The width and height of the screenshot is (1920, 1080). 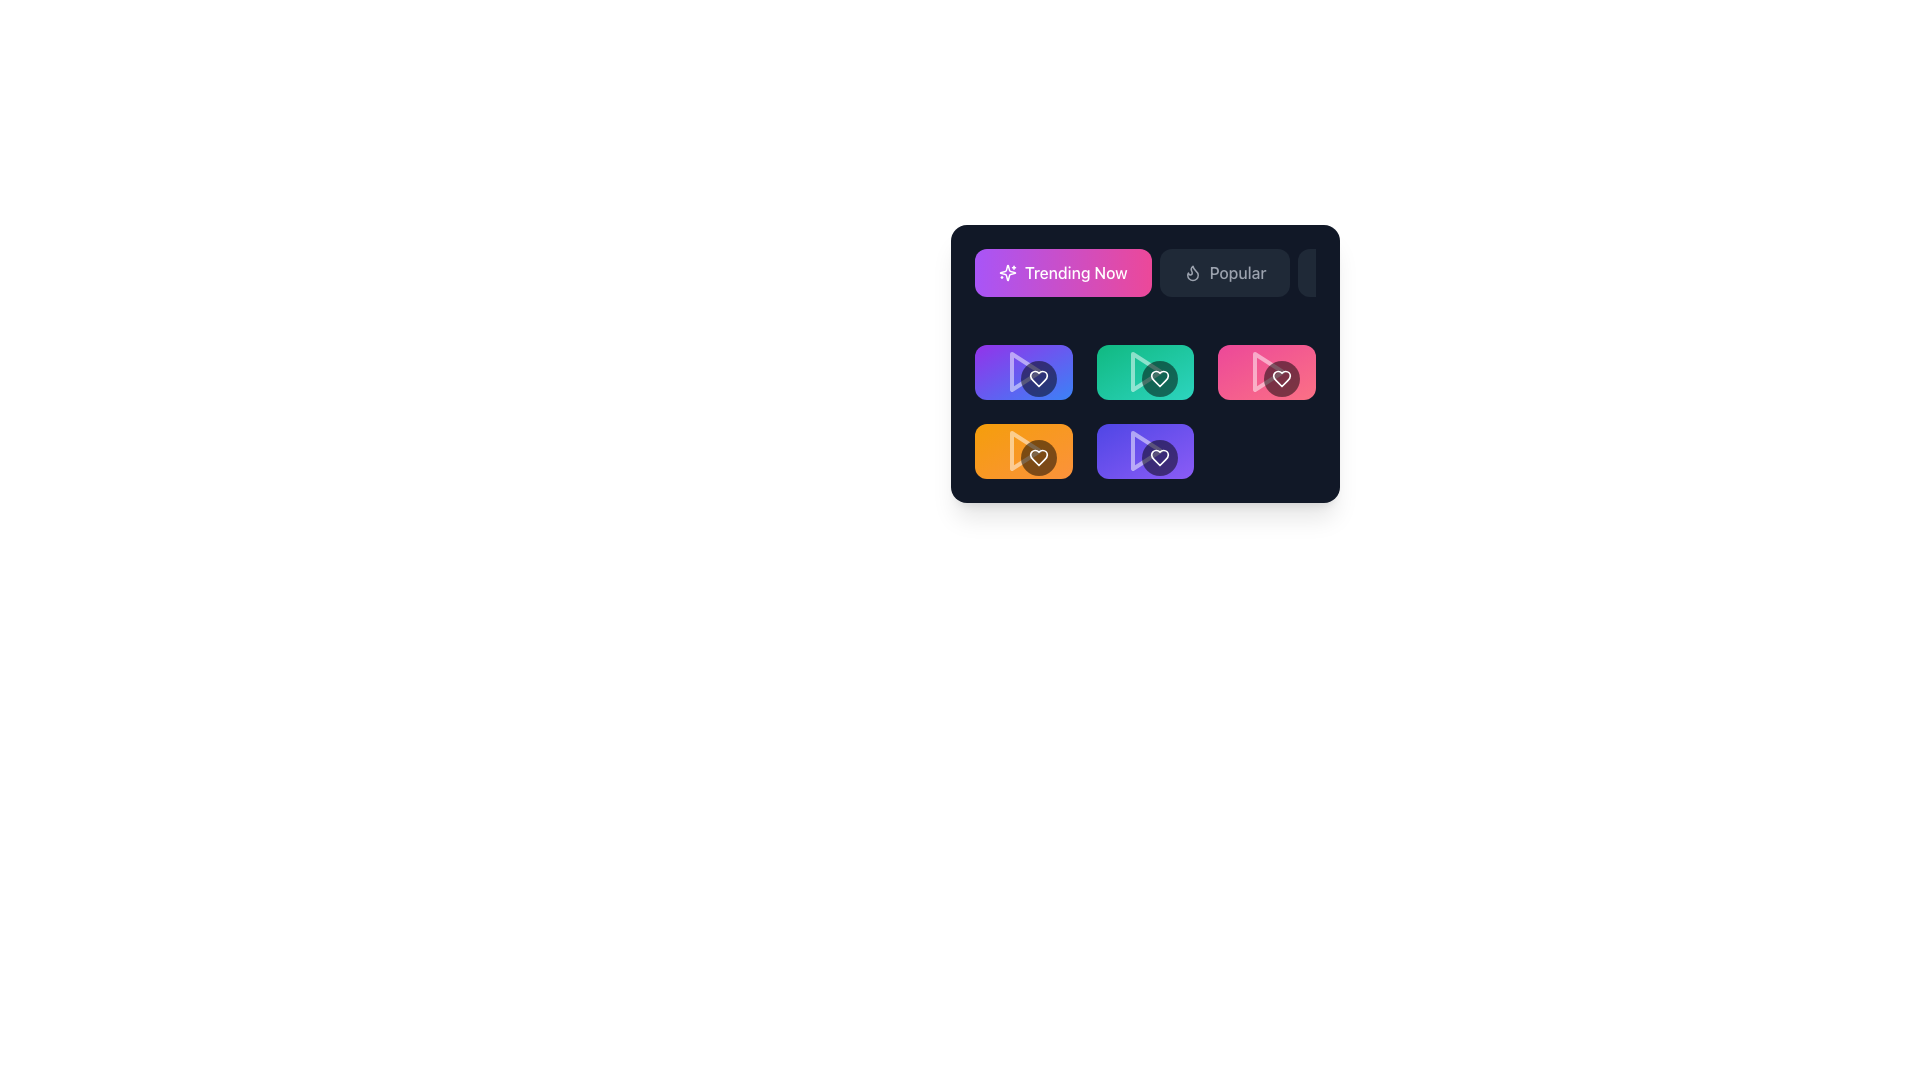 I want to click on the play button icon located in the top-right card of the grid, which is pink and represents play functionality, so click(x=1268, y=372).